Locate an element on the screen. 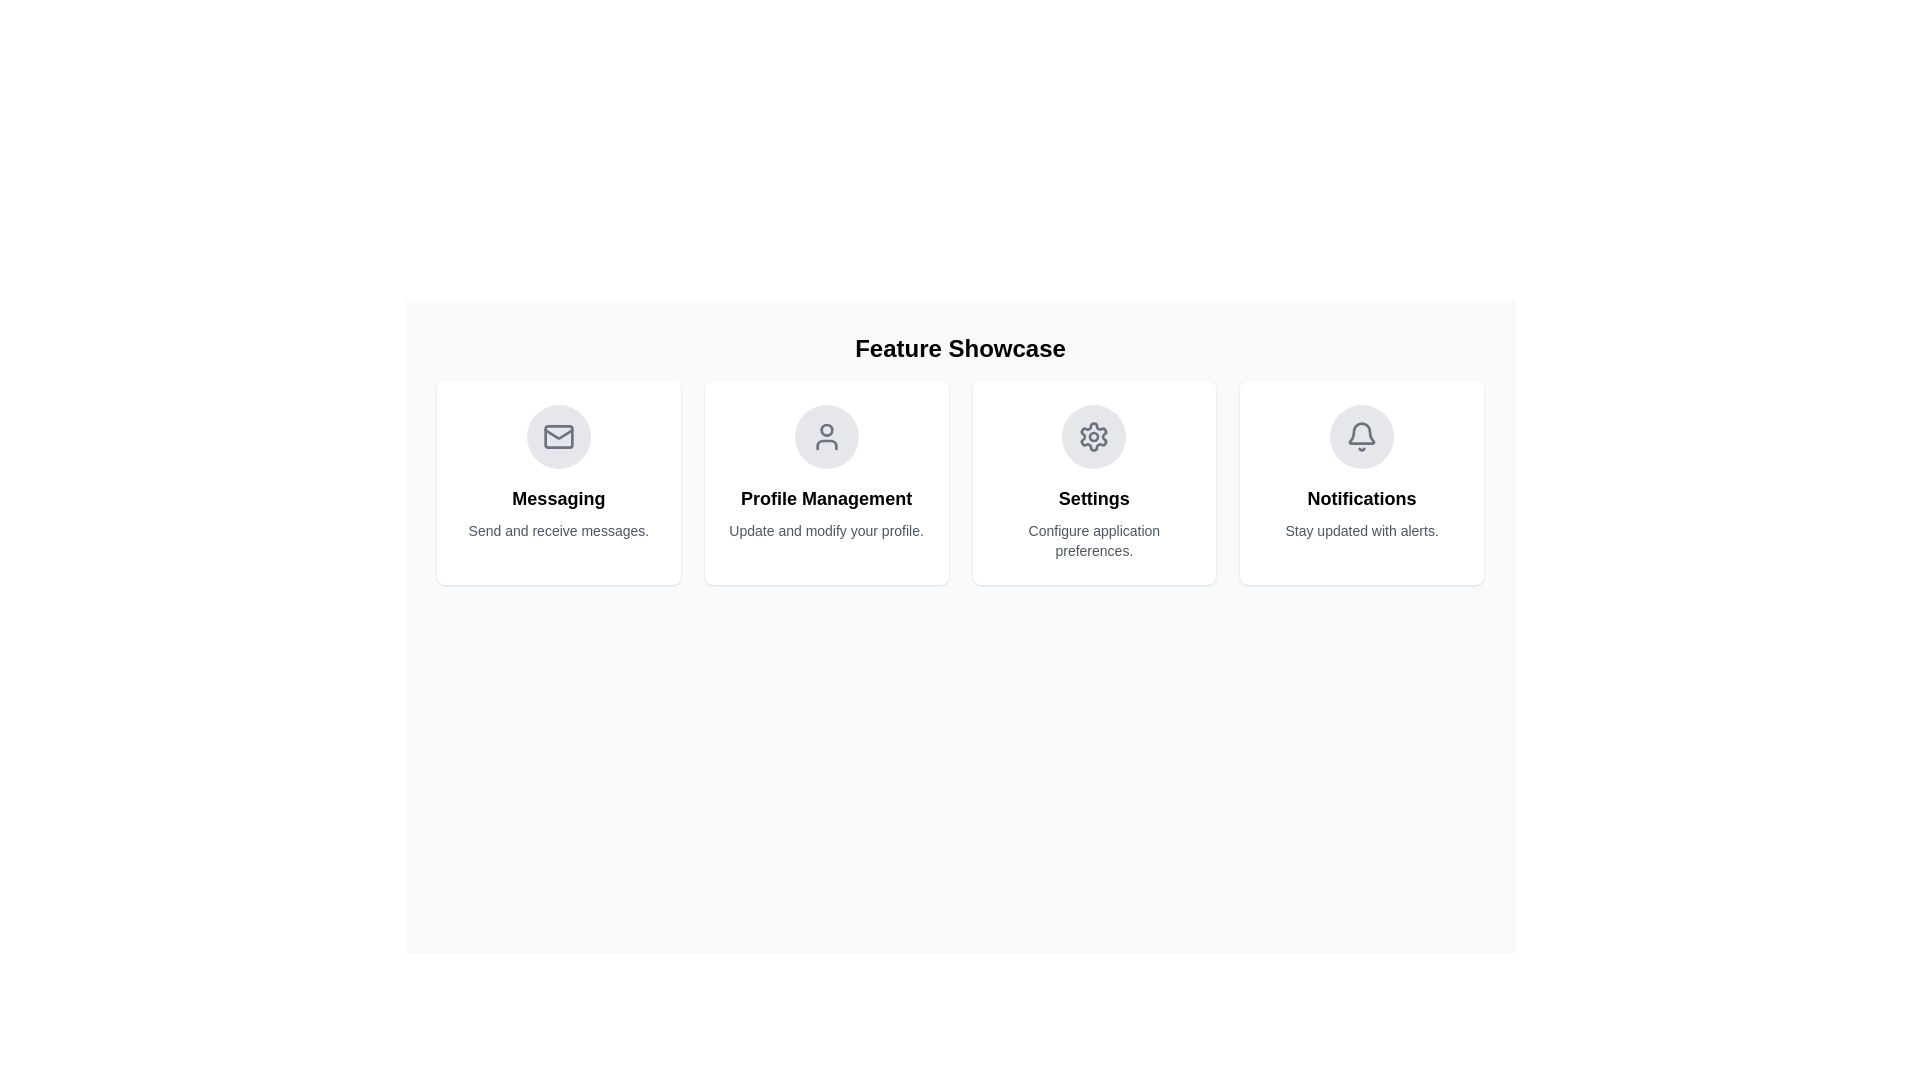  the settings icon located in the Feature Showcase section, which is centered within the 'Settings' card, positioned above the 'Configure application preferences' text and below the title 'Settings' is located at coordinates (1093, 435).